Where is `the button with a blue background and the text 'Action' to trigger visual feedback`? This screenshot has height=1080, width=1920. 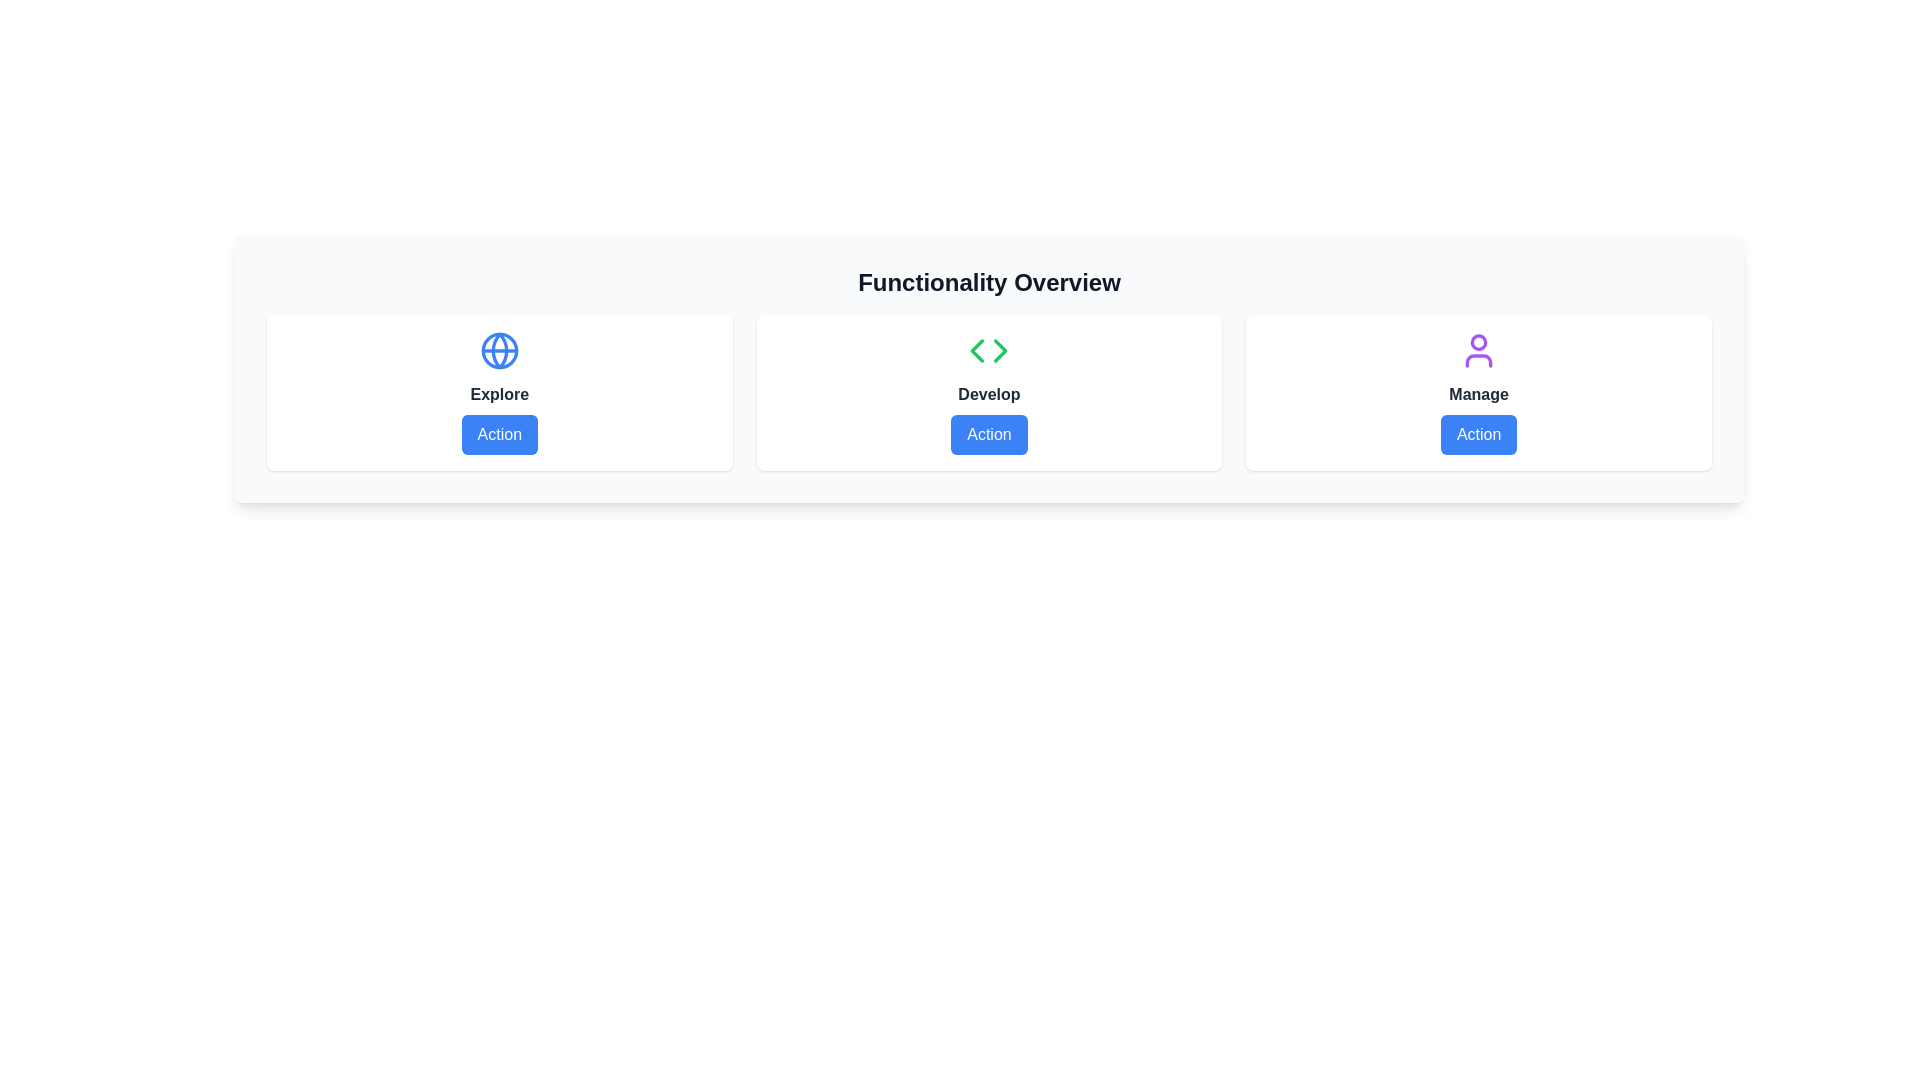 the button with a blue background and the text 'Action' to trigger visual feedback is located at coordinates (1479, 434).